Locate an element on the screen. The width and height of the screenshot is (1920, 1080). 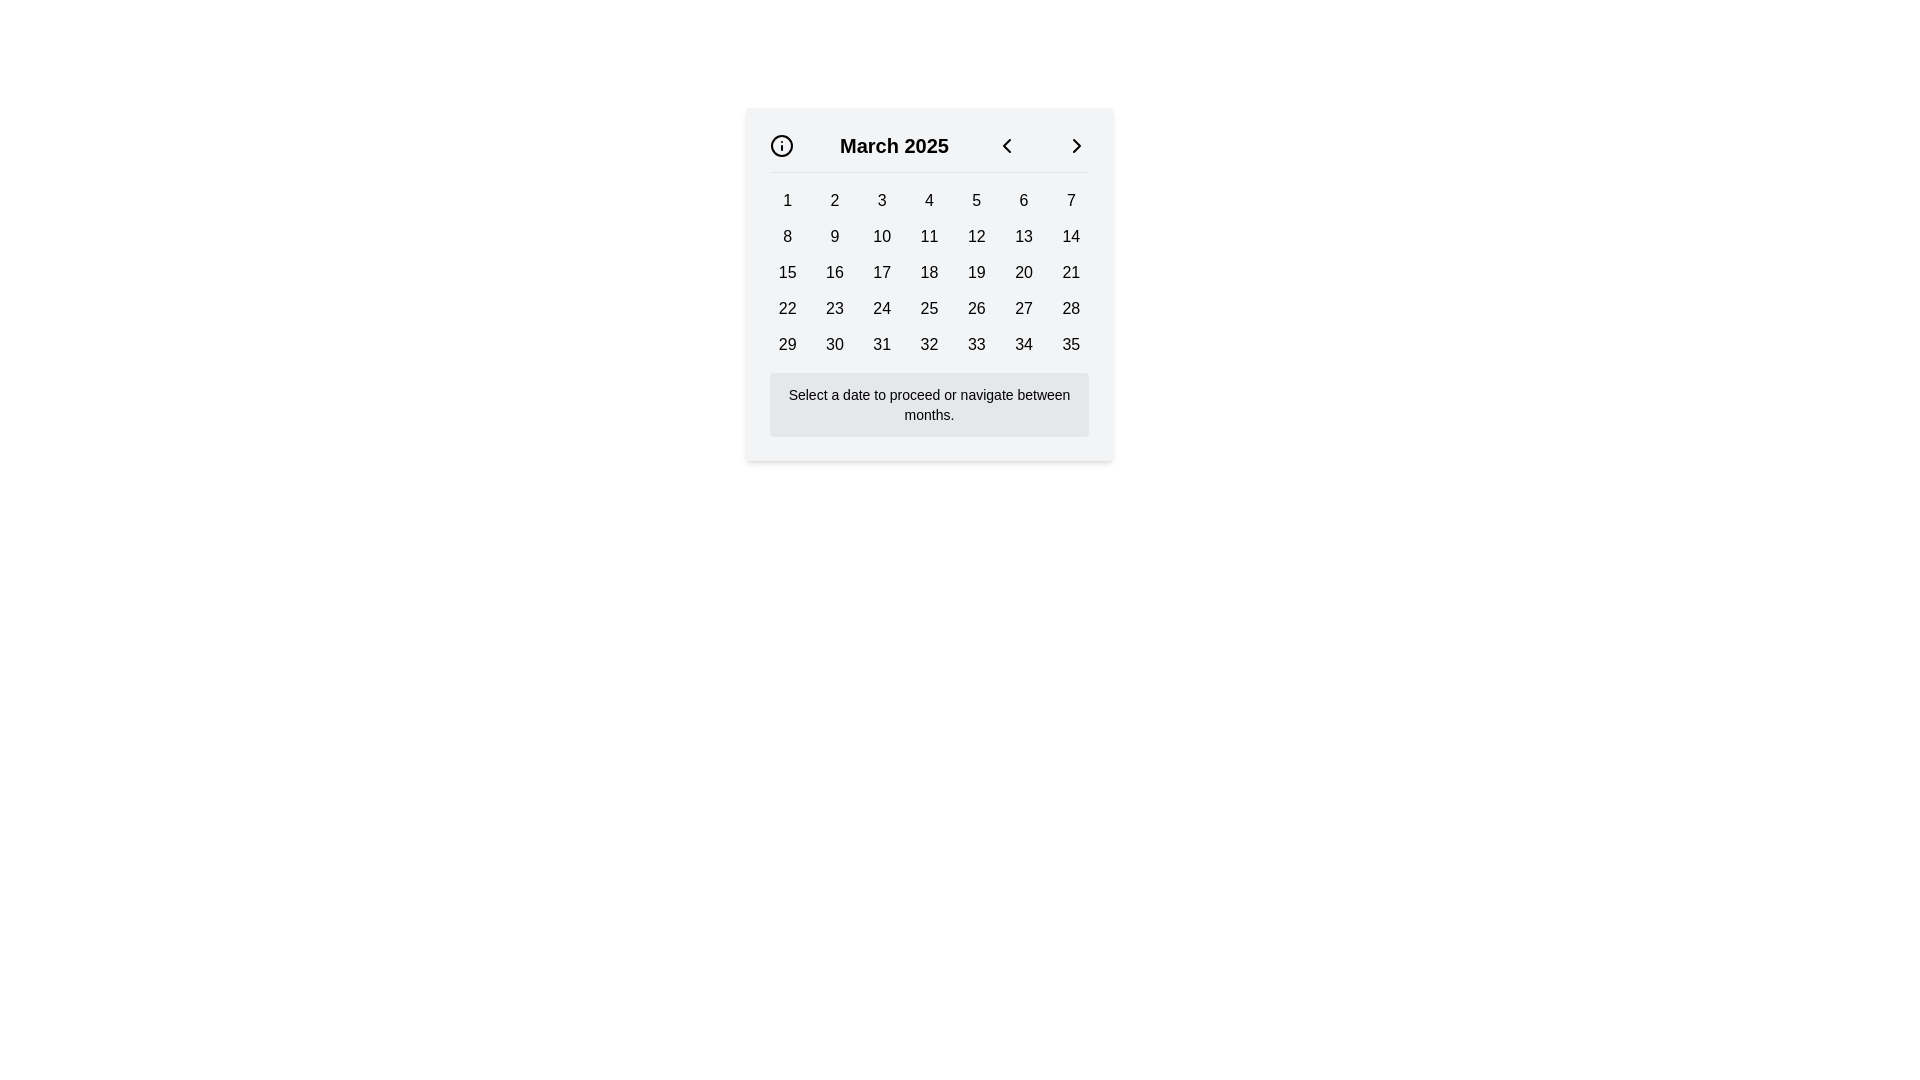
the button representing the day '28' is located at coordinates (1070, 308).